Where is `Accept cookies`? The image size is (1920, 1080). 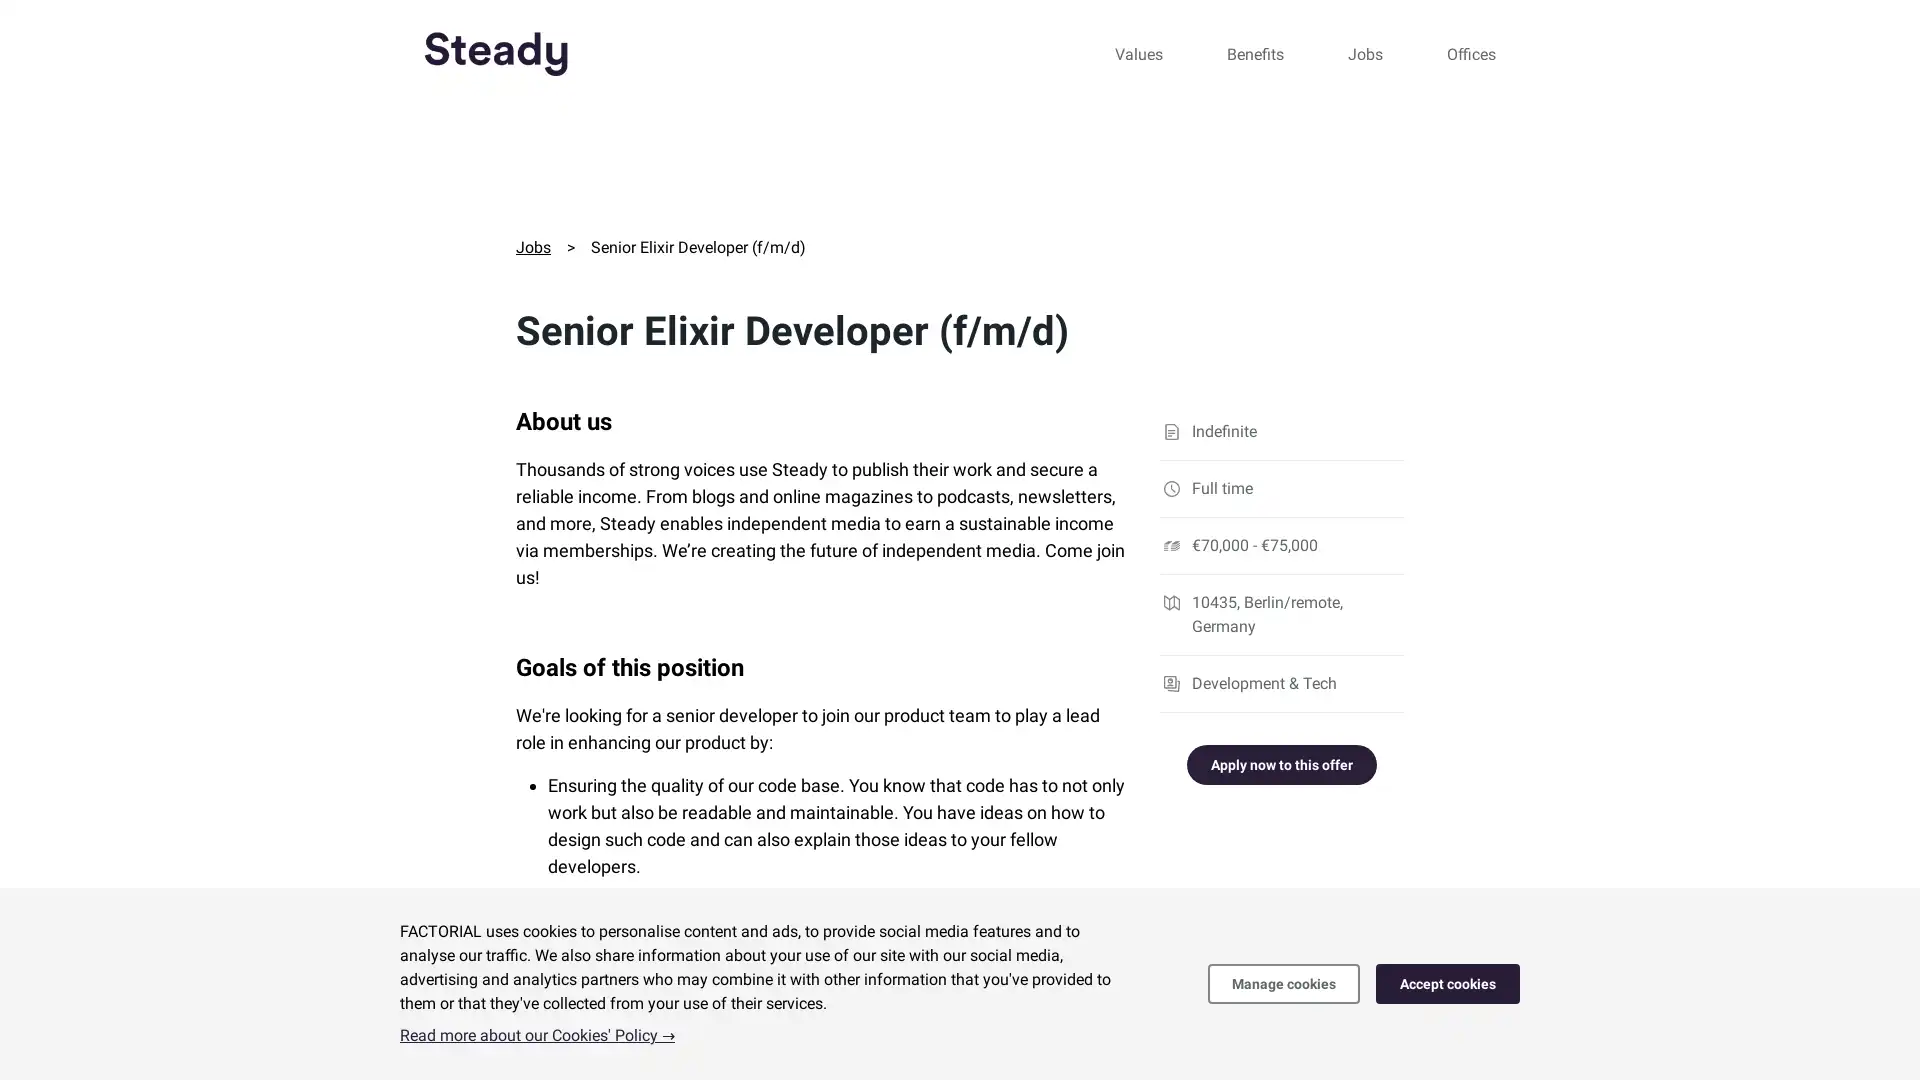
Accept cookies is located at coordinates (1448, 982).